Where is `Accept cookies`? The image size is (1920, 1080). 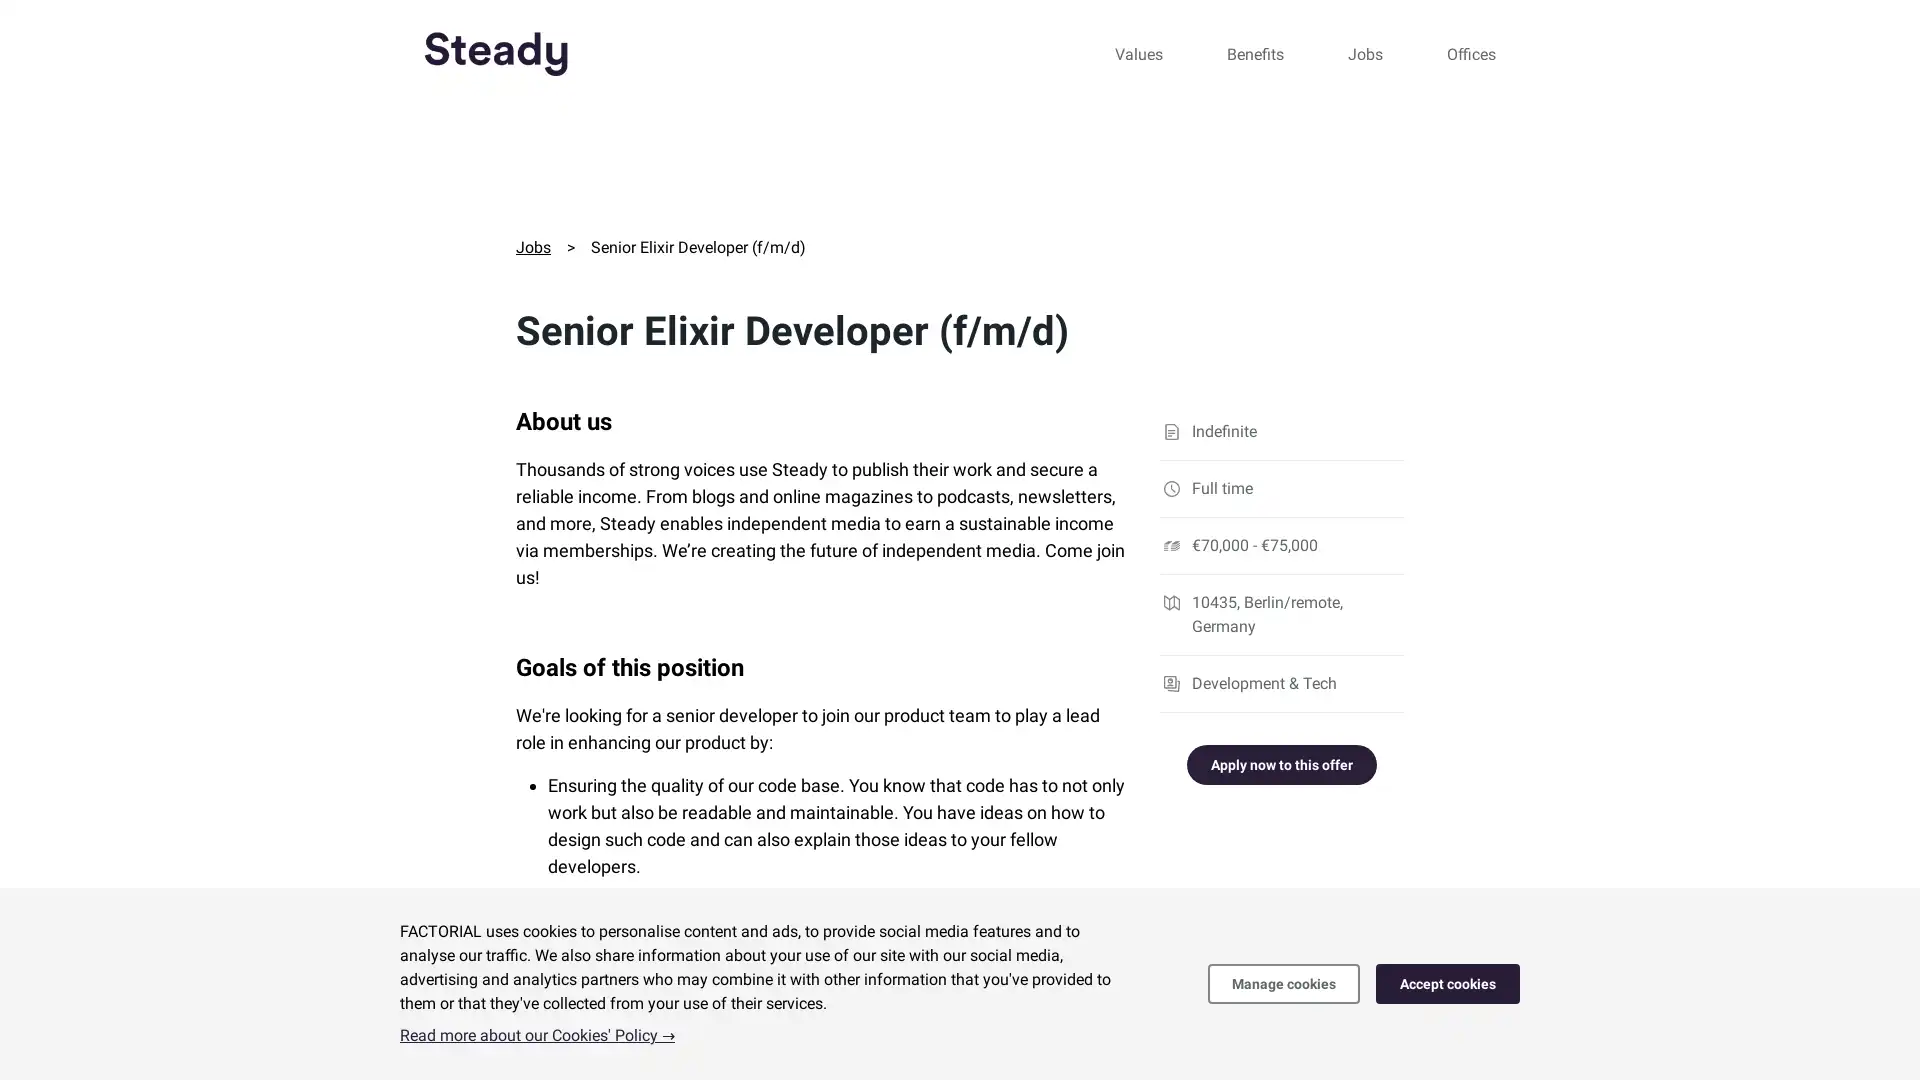
Accept cookies is located at coordinates (1448, 982).